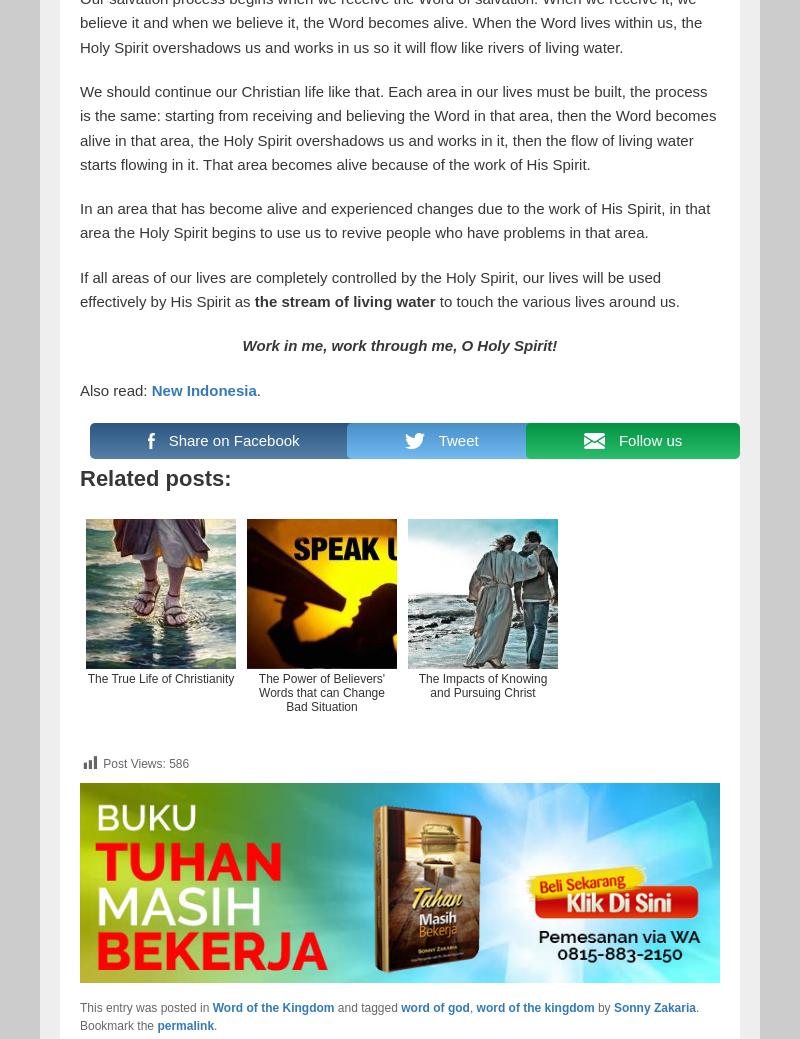  What do you see at coordinates (653, 1006) in the screenshot?
I see `'Sonny Zakaria'` at bounding box center [653, 1006].